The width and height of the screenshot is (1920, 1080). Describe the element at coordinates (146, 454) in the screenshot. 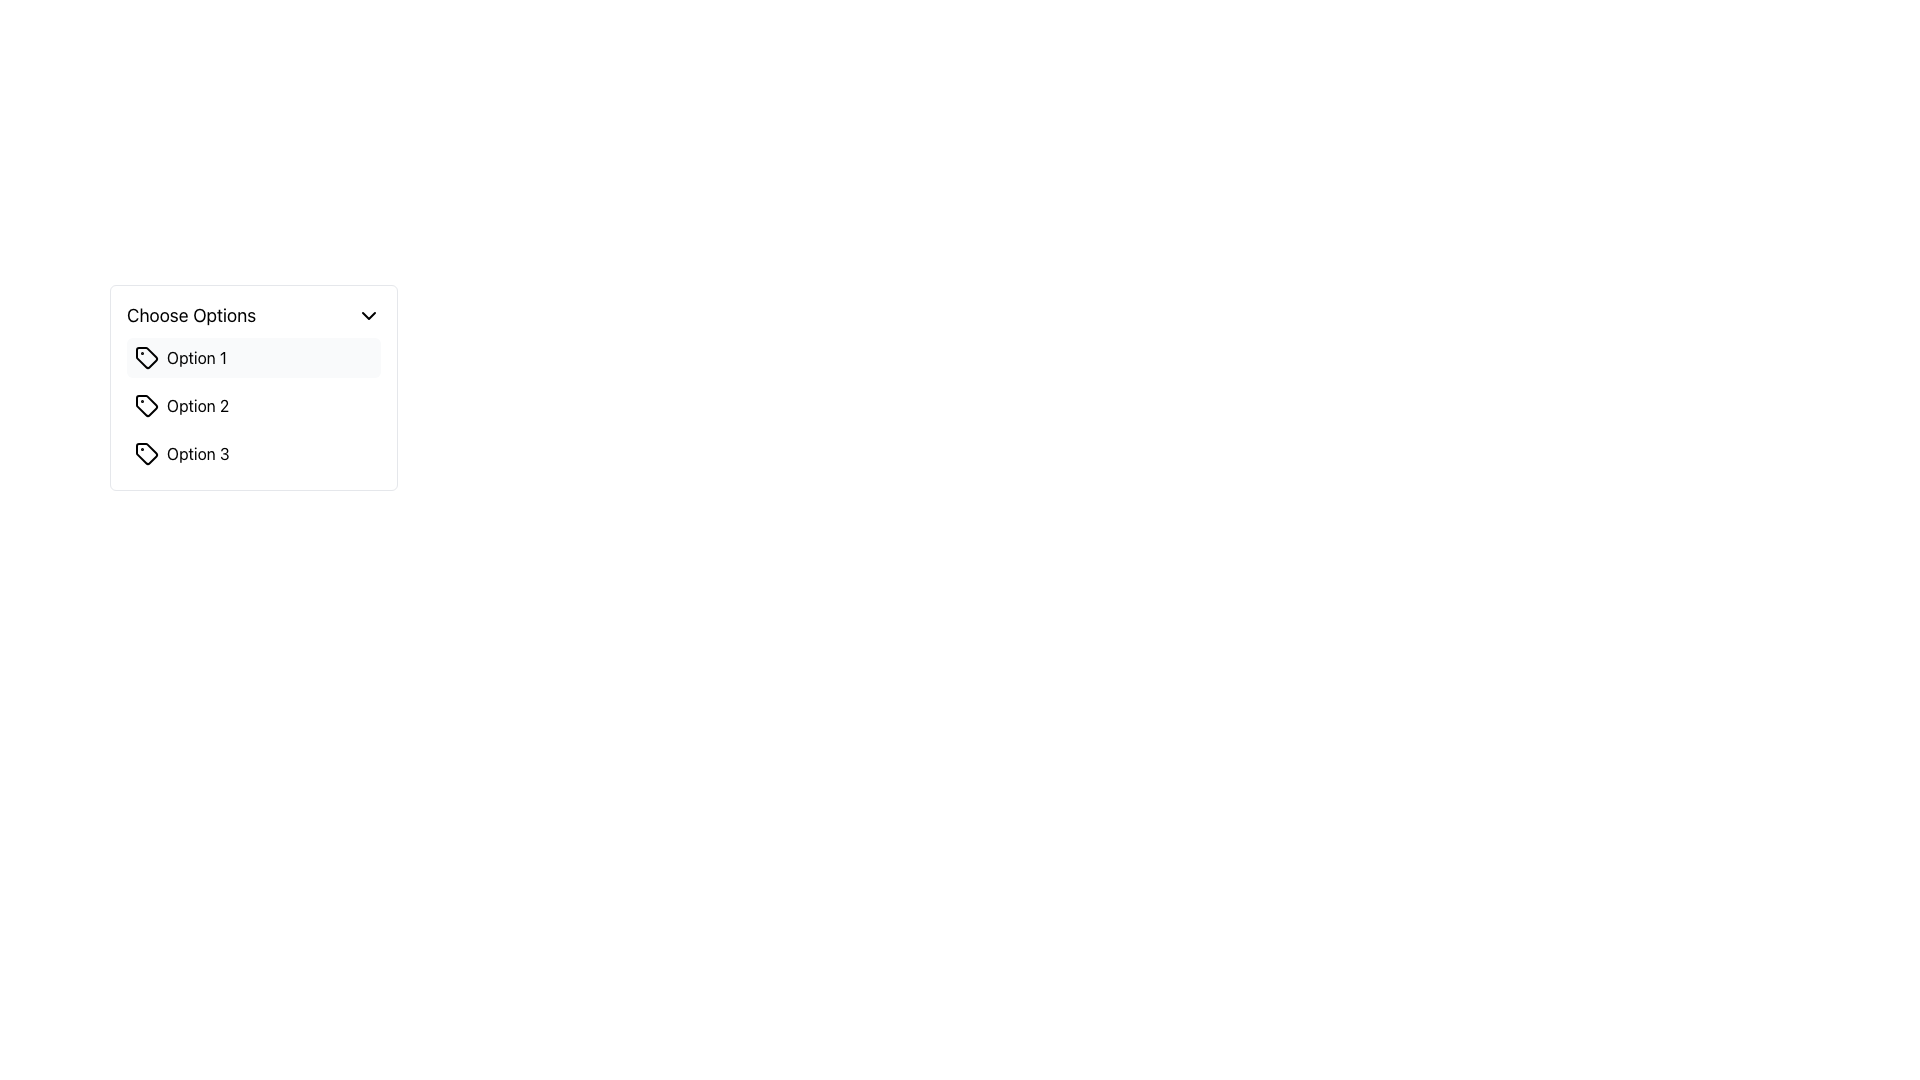

I see `the tag-shaped icon with a thin black outline that represents the 'Option 3' in the dropdown menu` at that location.